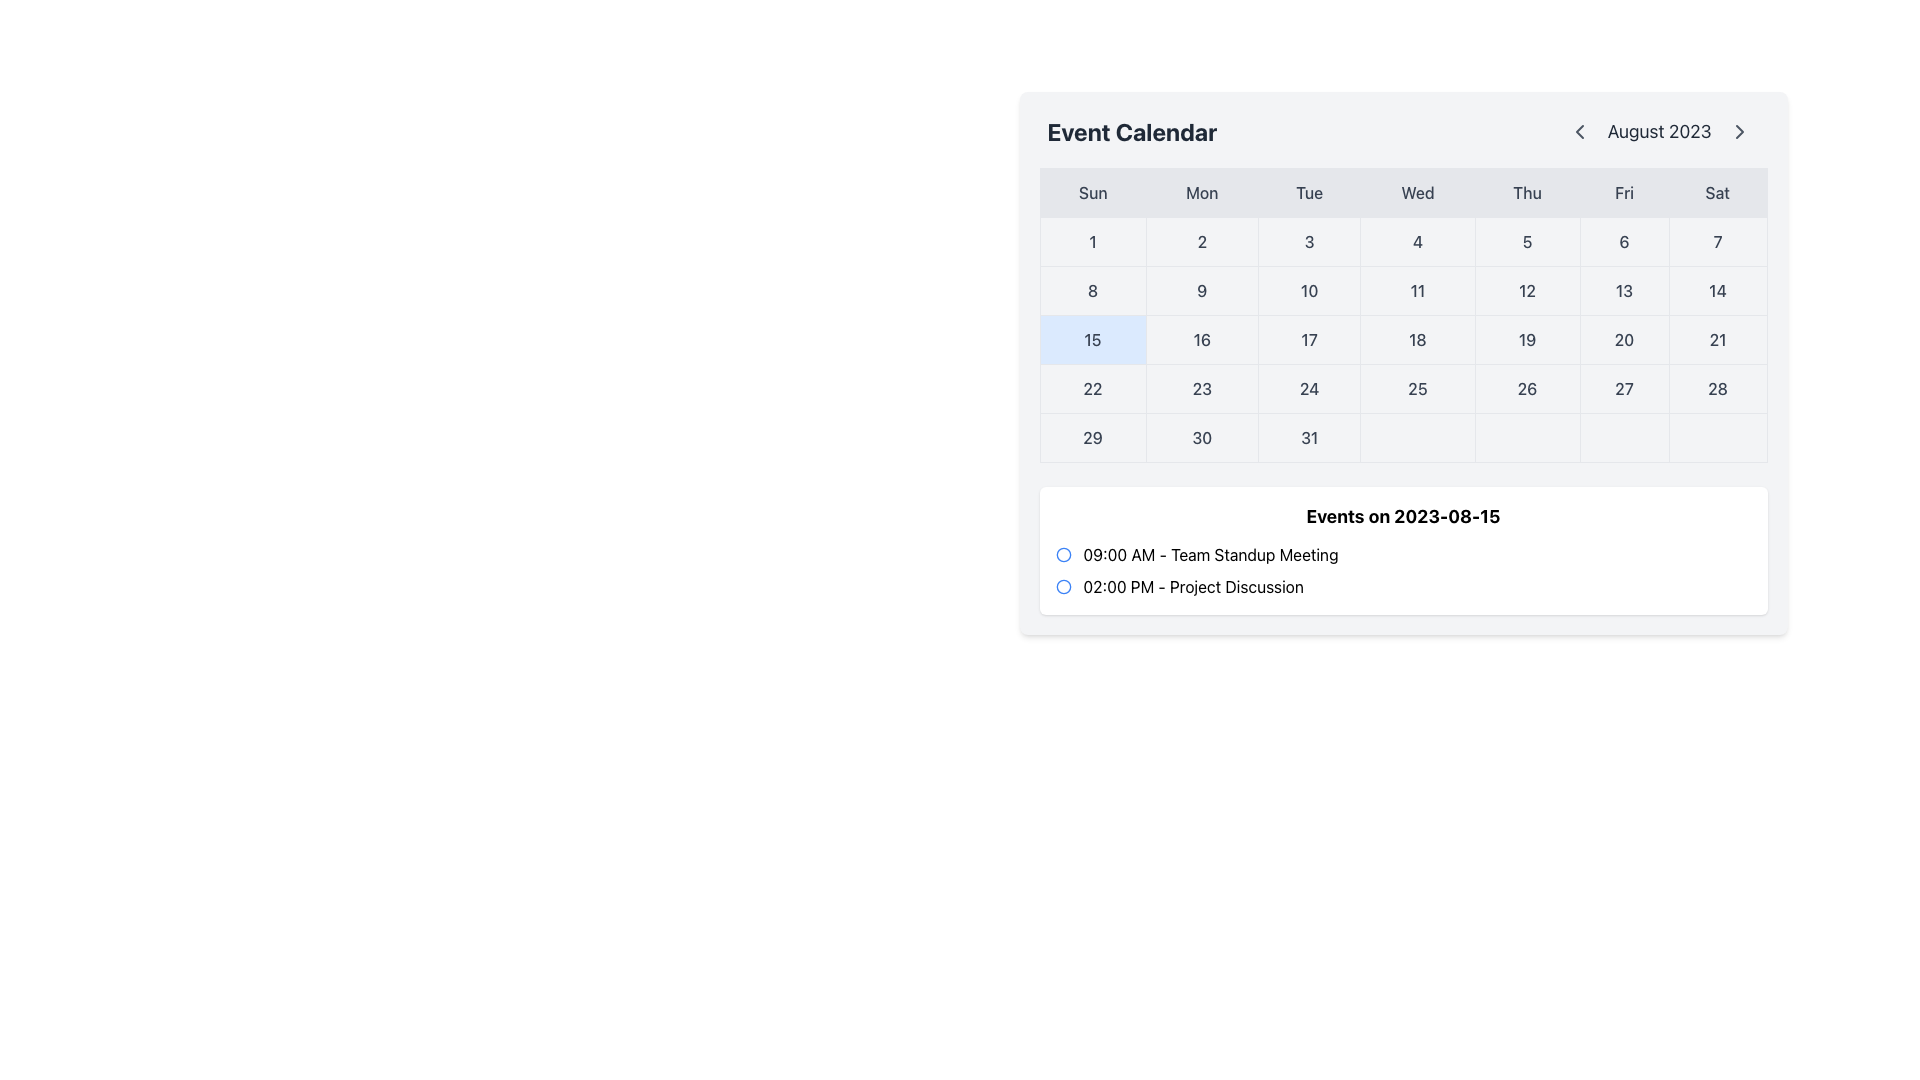  Describe the element at coordinates (1526, 192) in the screenshot. I see `text displayed on the Thursday label in the calendar interface, which is the fifth element in a horizontal list of day headers` at that location.